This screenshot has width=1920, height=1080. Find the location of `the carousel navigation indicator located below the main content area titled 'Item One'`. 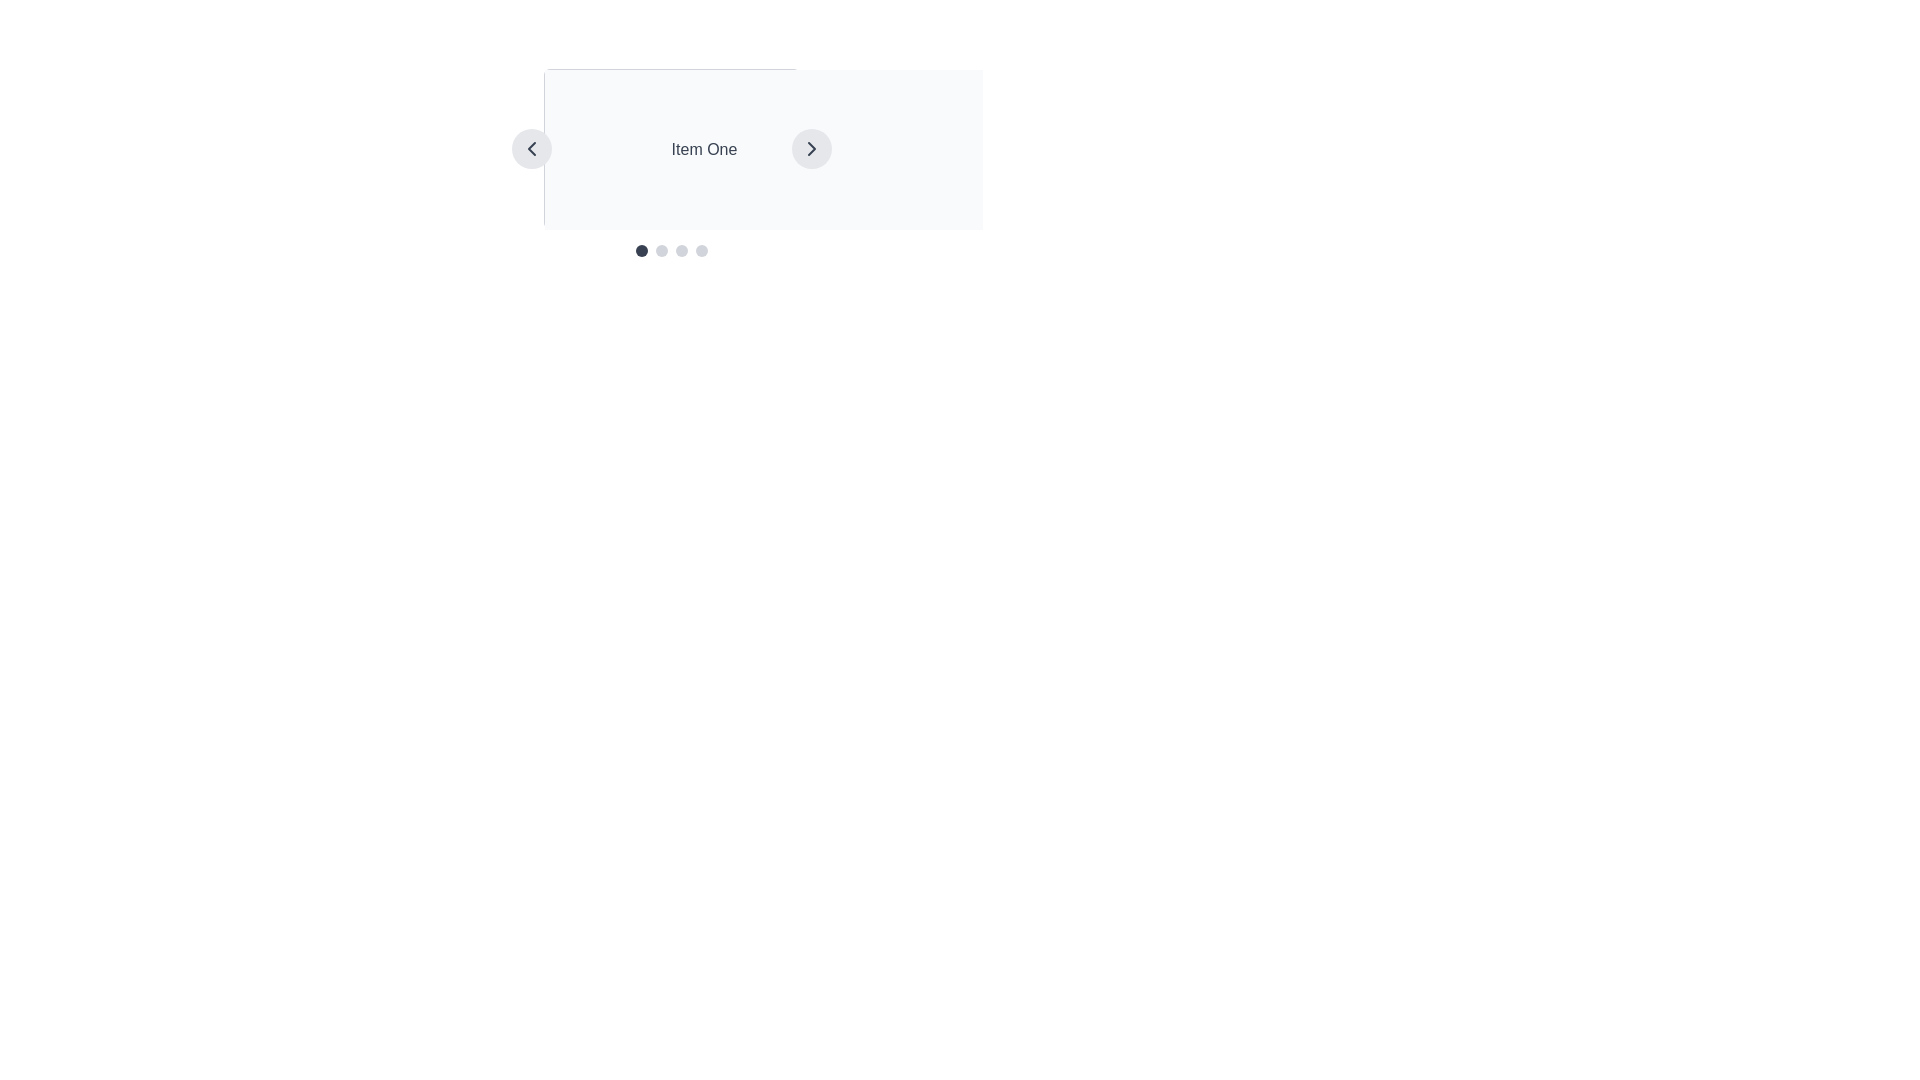

the carousel navigation indicator located below the main content area titled 'Item One' is located at coordinates (671, 249).